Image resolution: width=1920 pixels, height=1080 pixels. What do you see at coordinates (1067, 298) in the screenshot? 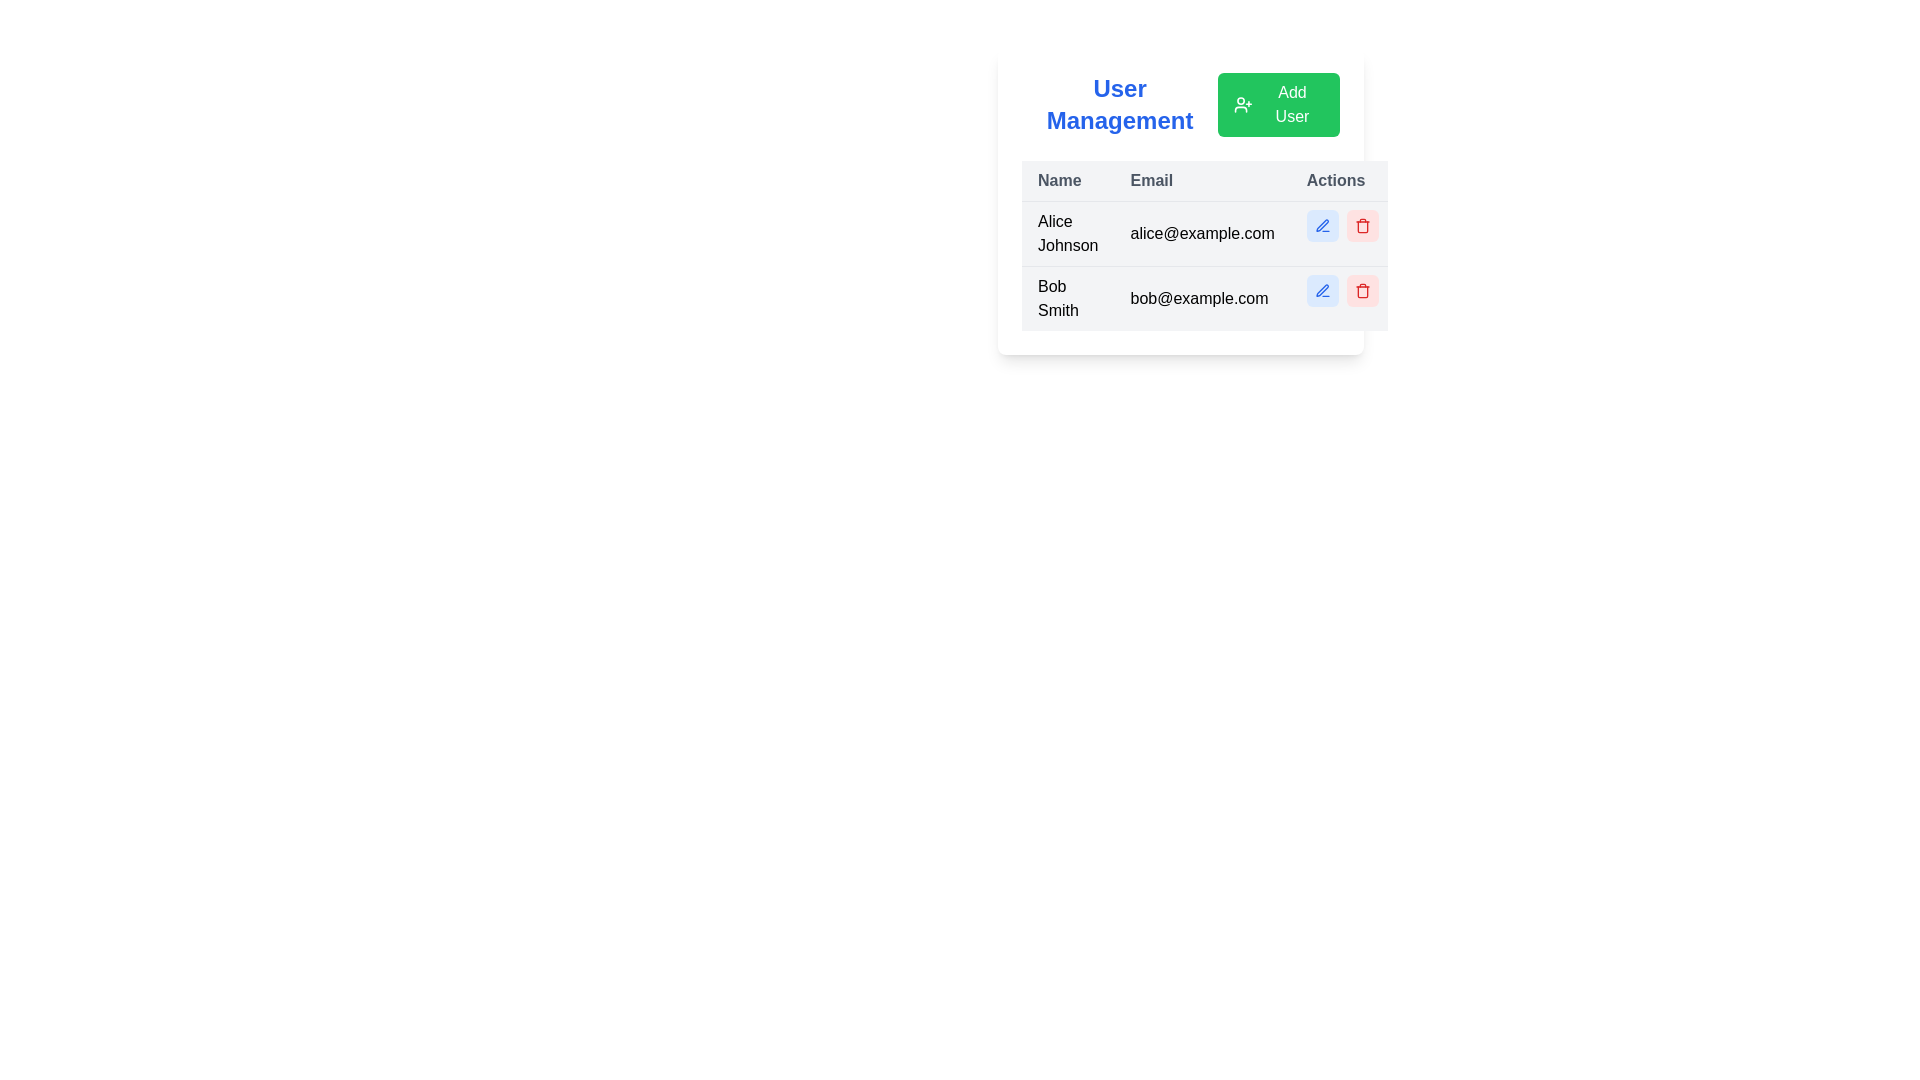
I see `text 'Bob Smith' from the first column of the second row in a structured table interface` at bounding box center [1067, 298].